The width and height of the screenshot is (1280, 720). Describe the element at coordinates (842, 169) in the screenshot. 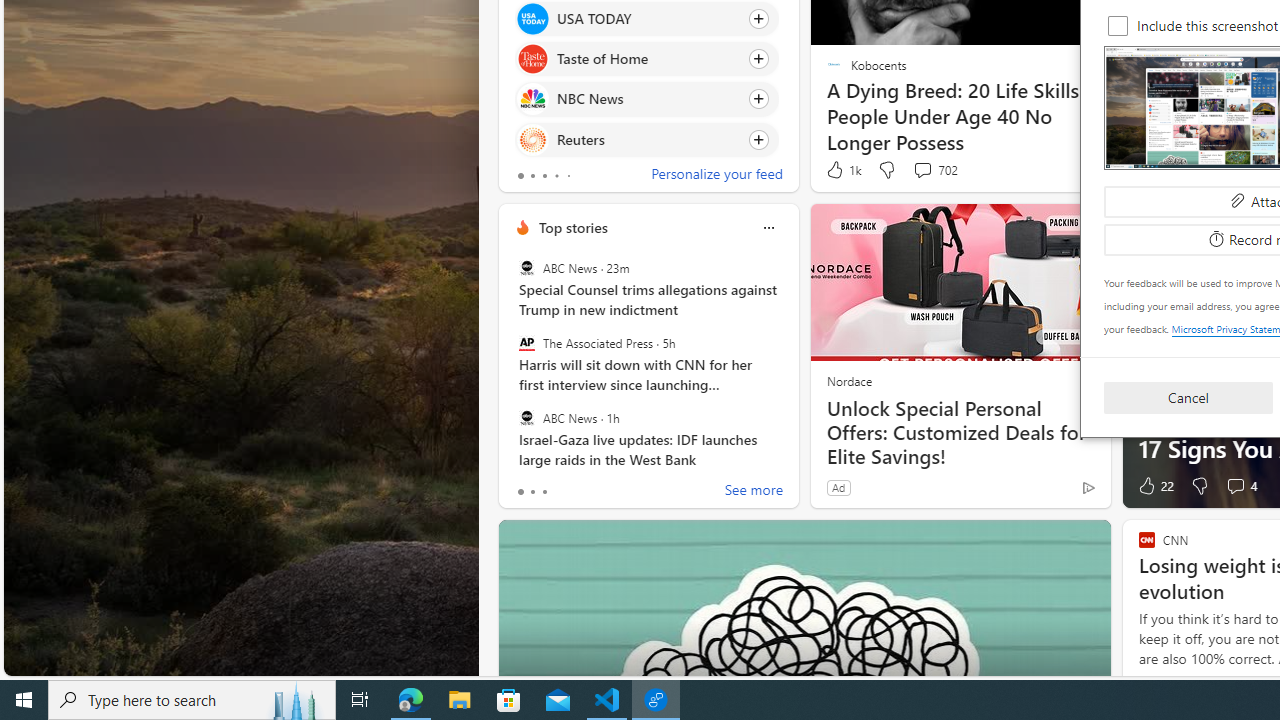

I see `'1k Like'` at that location.